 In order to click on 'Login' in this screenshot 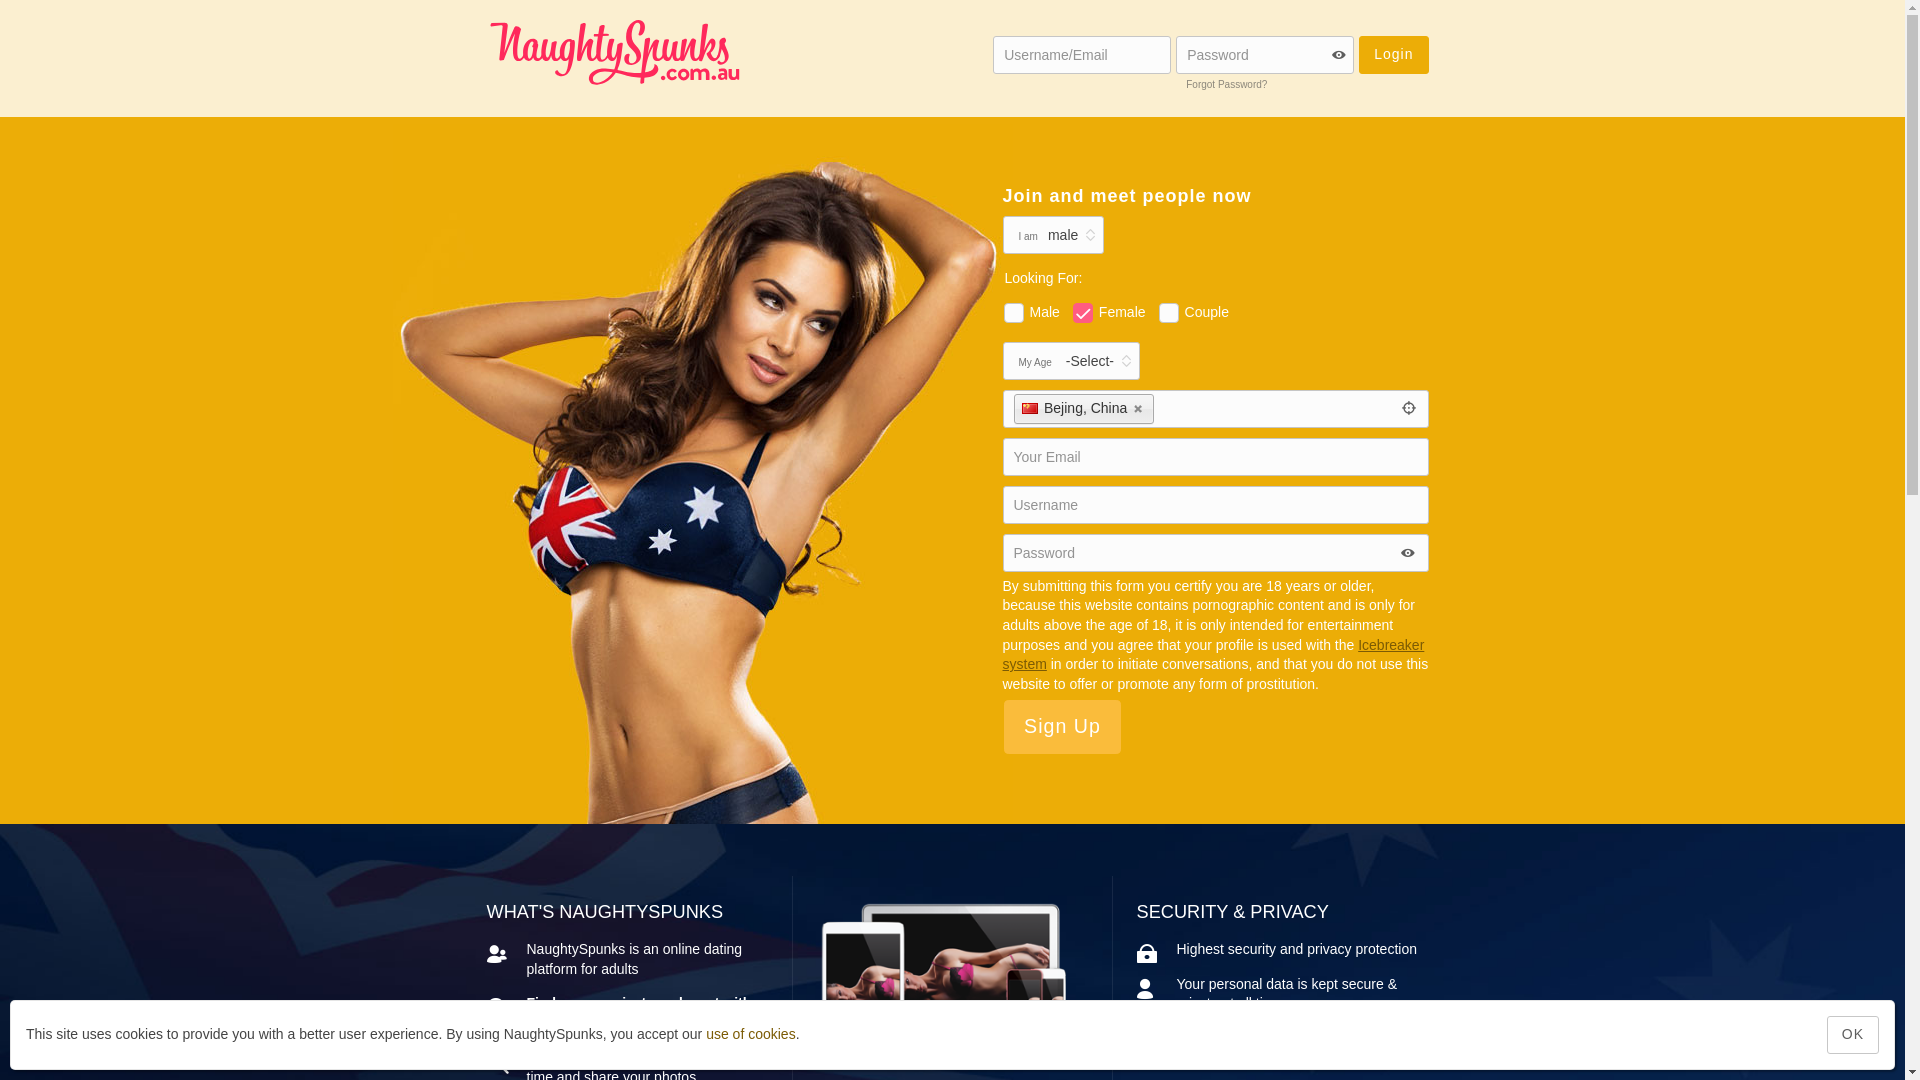, I will do `click(1358, 53)`.